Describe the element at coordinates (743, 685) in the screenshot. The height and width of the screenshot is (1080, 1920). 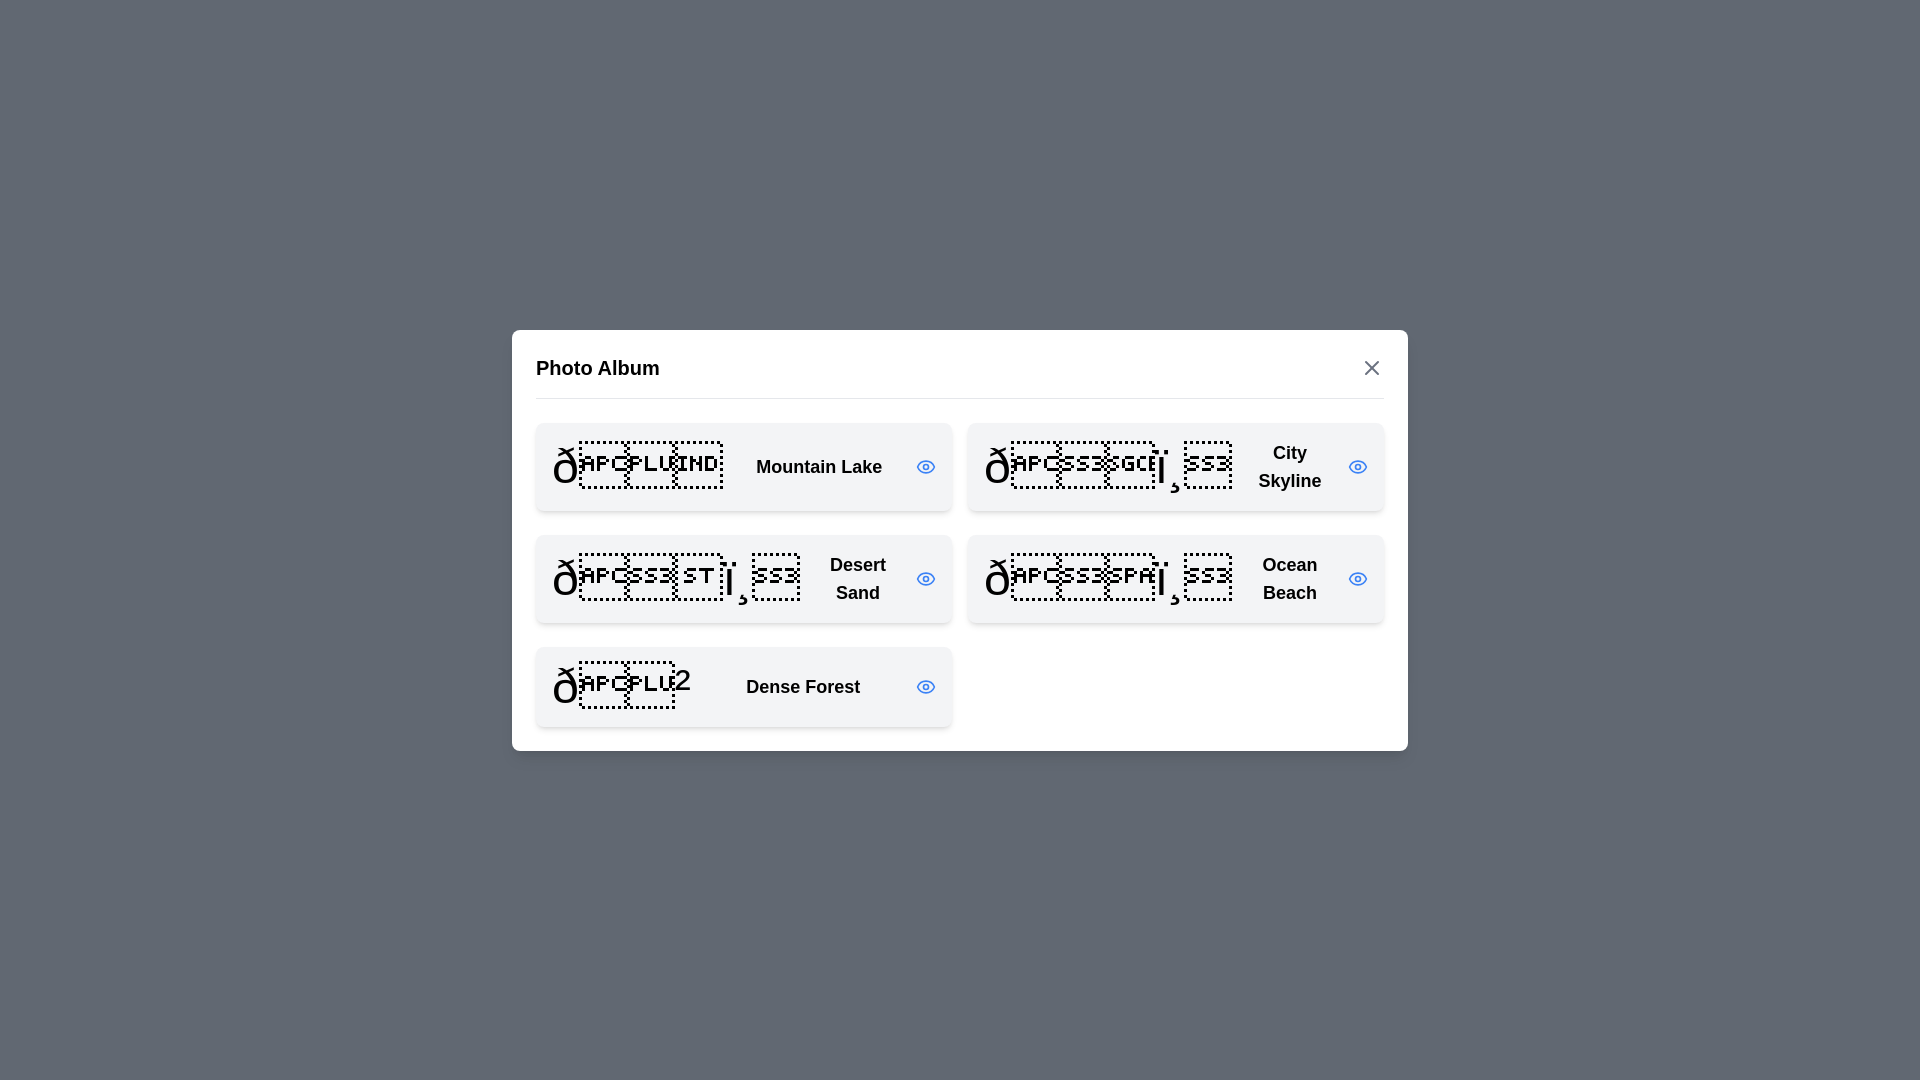
I see `the photo titled Dense Forest from the list` at that location.